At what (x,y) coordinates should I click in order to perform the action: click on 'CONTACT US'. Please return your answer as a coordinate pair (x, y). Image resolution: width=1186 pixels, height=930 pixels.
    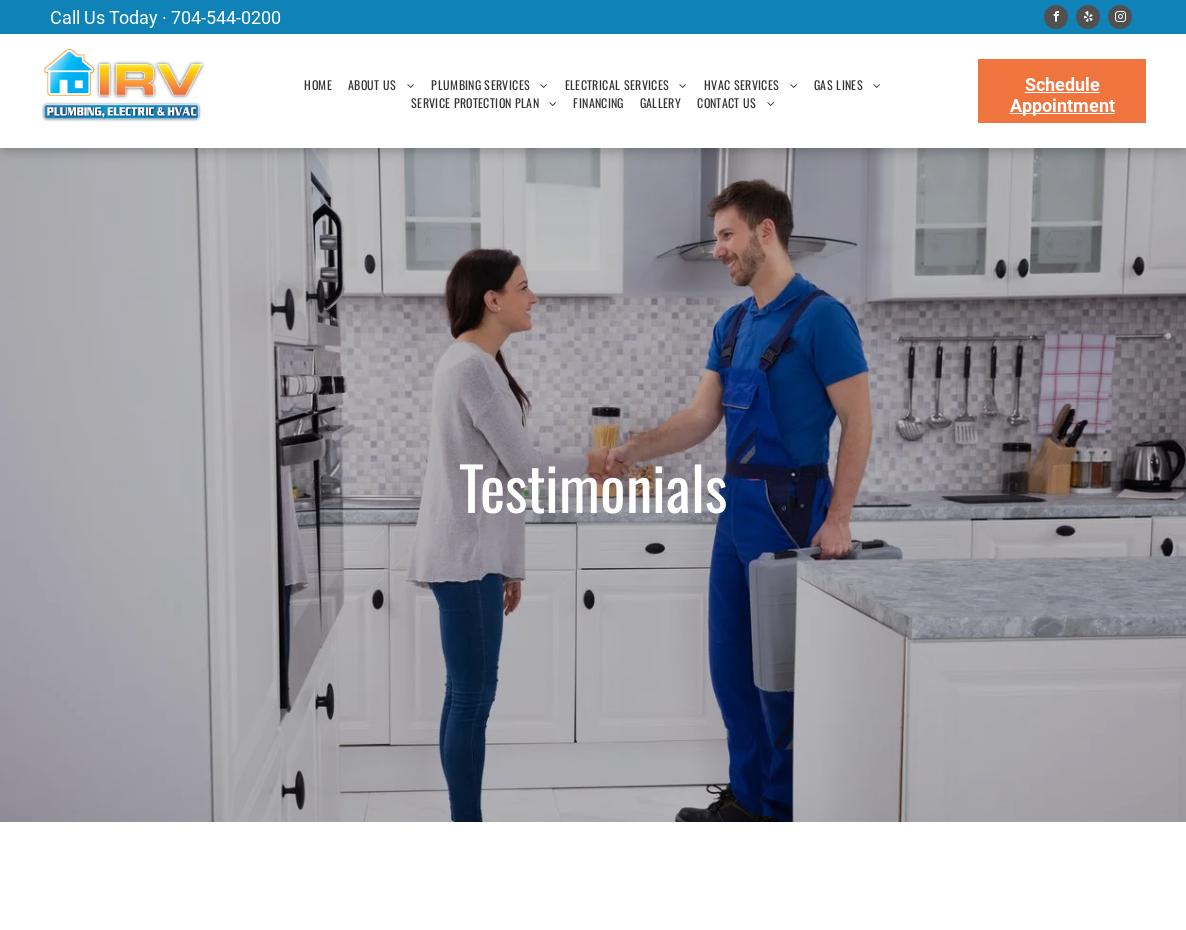
    Looking at the image, I should click on (697, 102).